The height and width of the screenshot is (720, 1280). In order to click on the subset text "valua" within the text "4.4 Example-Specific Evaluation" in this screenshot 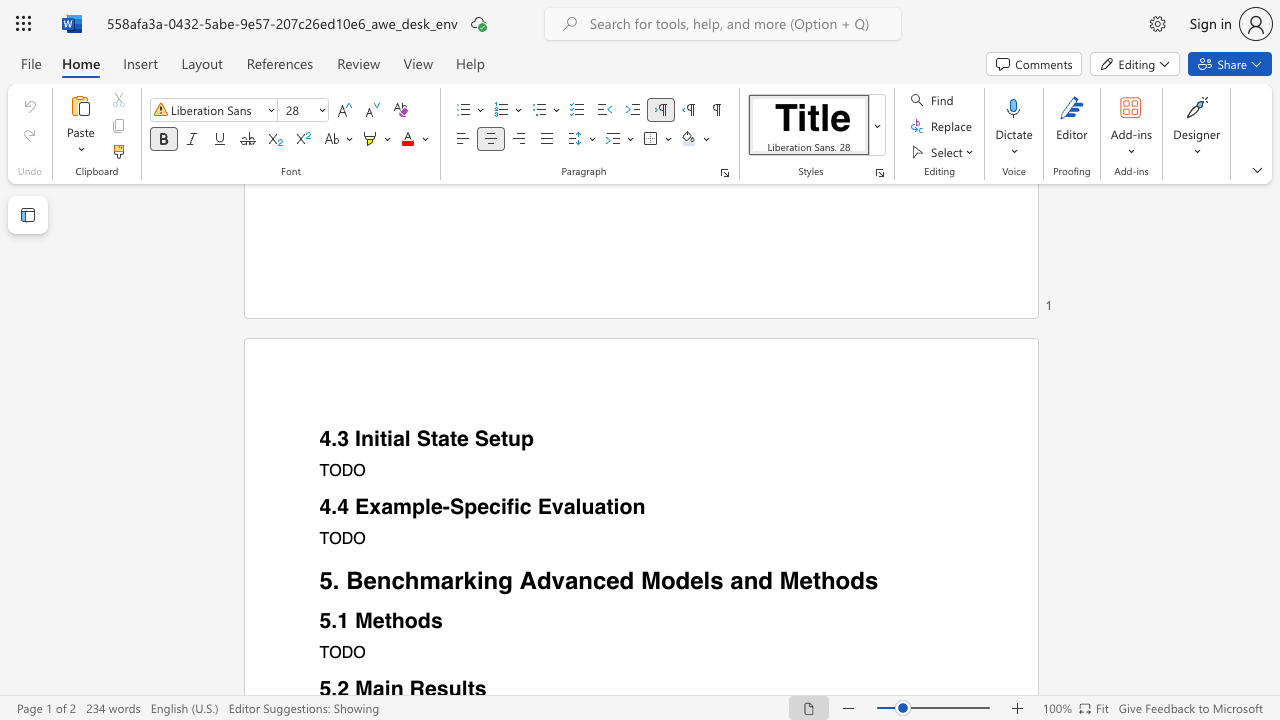, I will do `click(551, 506)`.